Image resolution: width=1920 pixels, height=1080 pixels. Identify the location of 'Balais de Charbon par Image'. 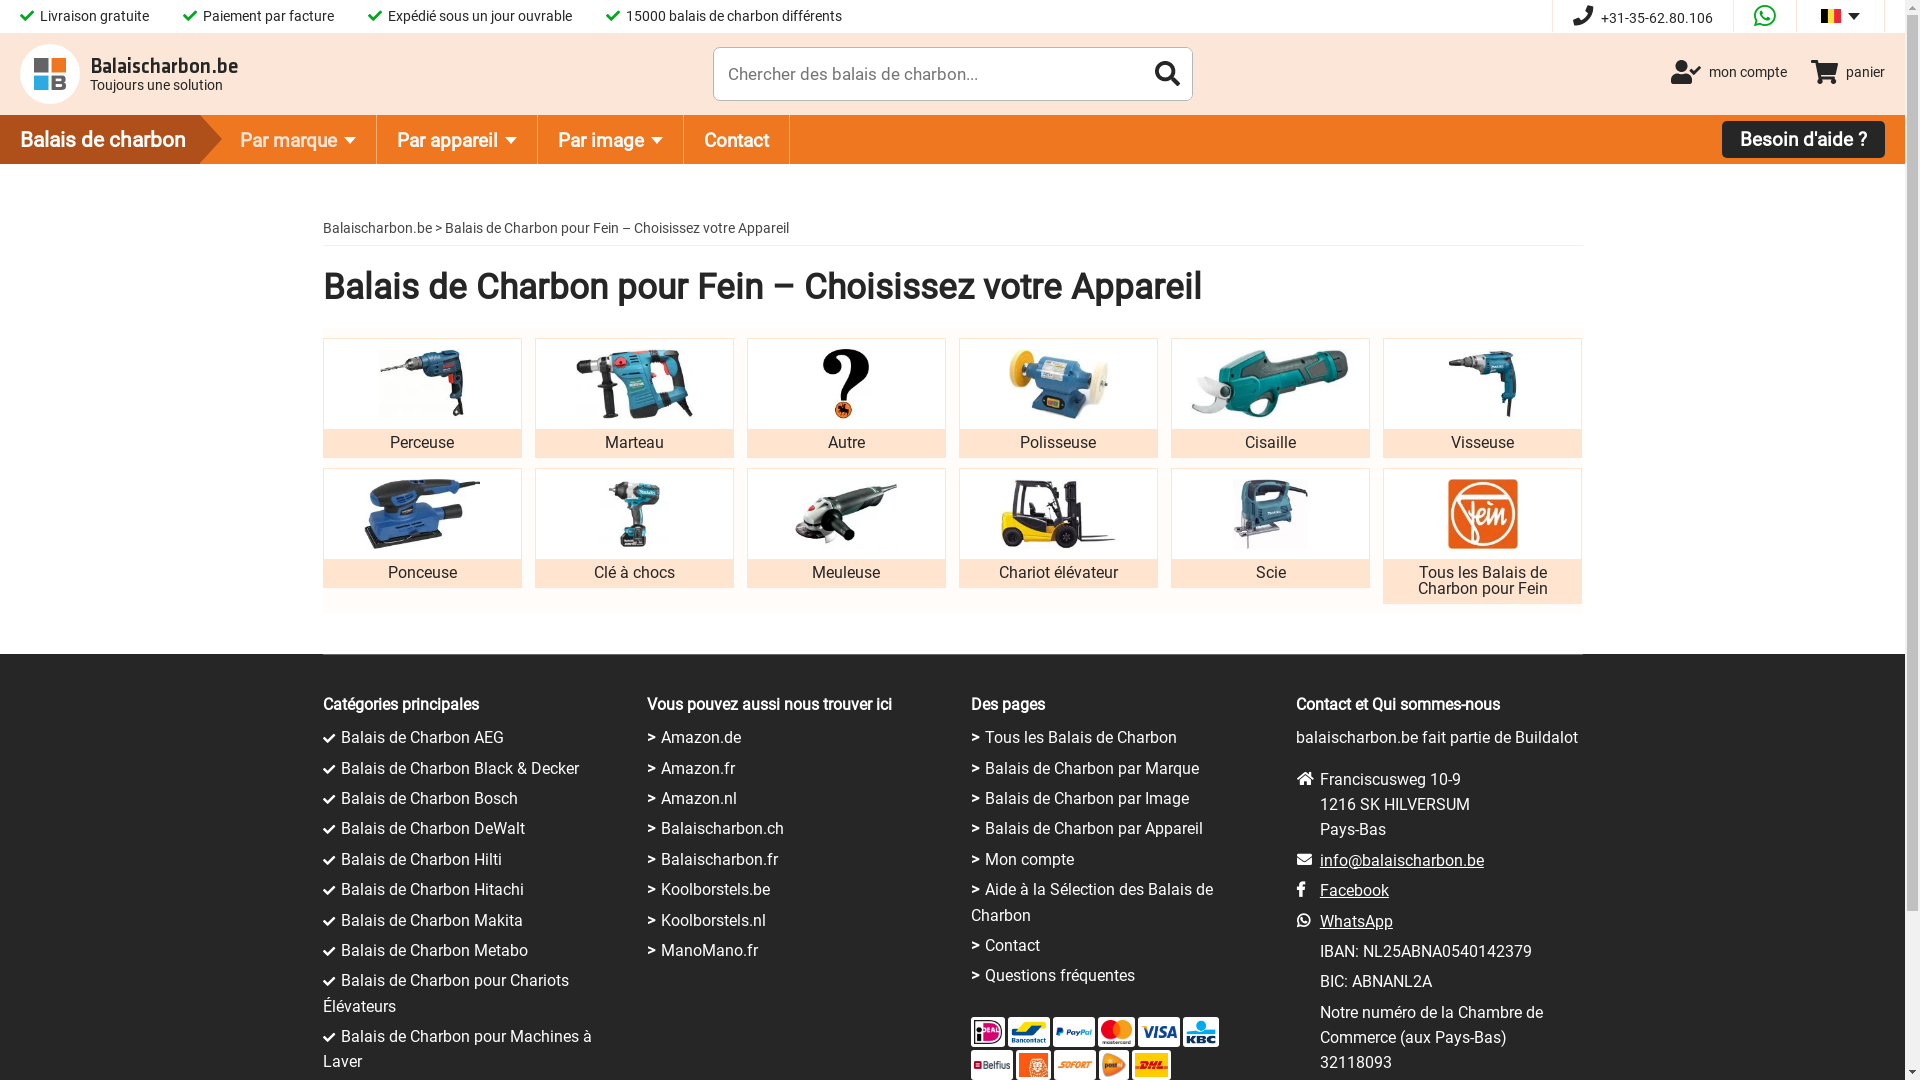
(1085, 797).